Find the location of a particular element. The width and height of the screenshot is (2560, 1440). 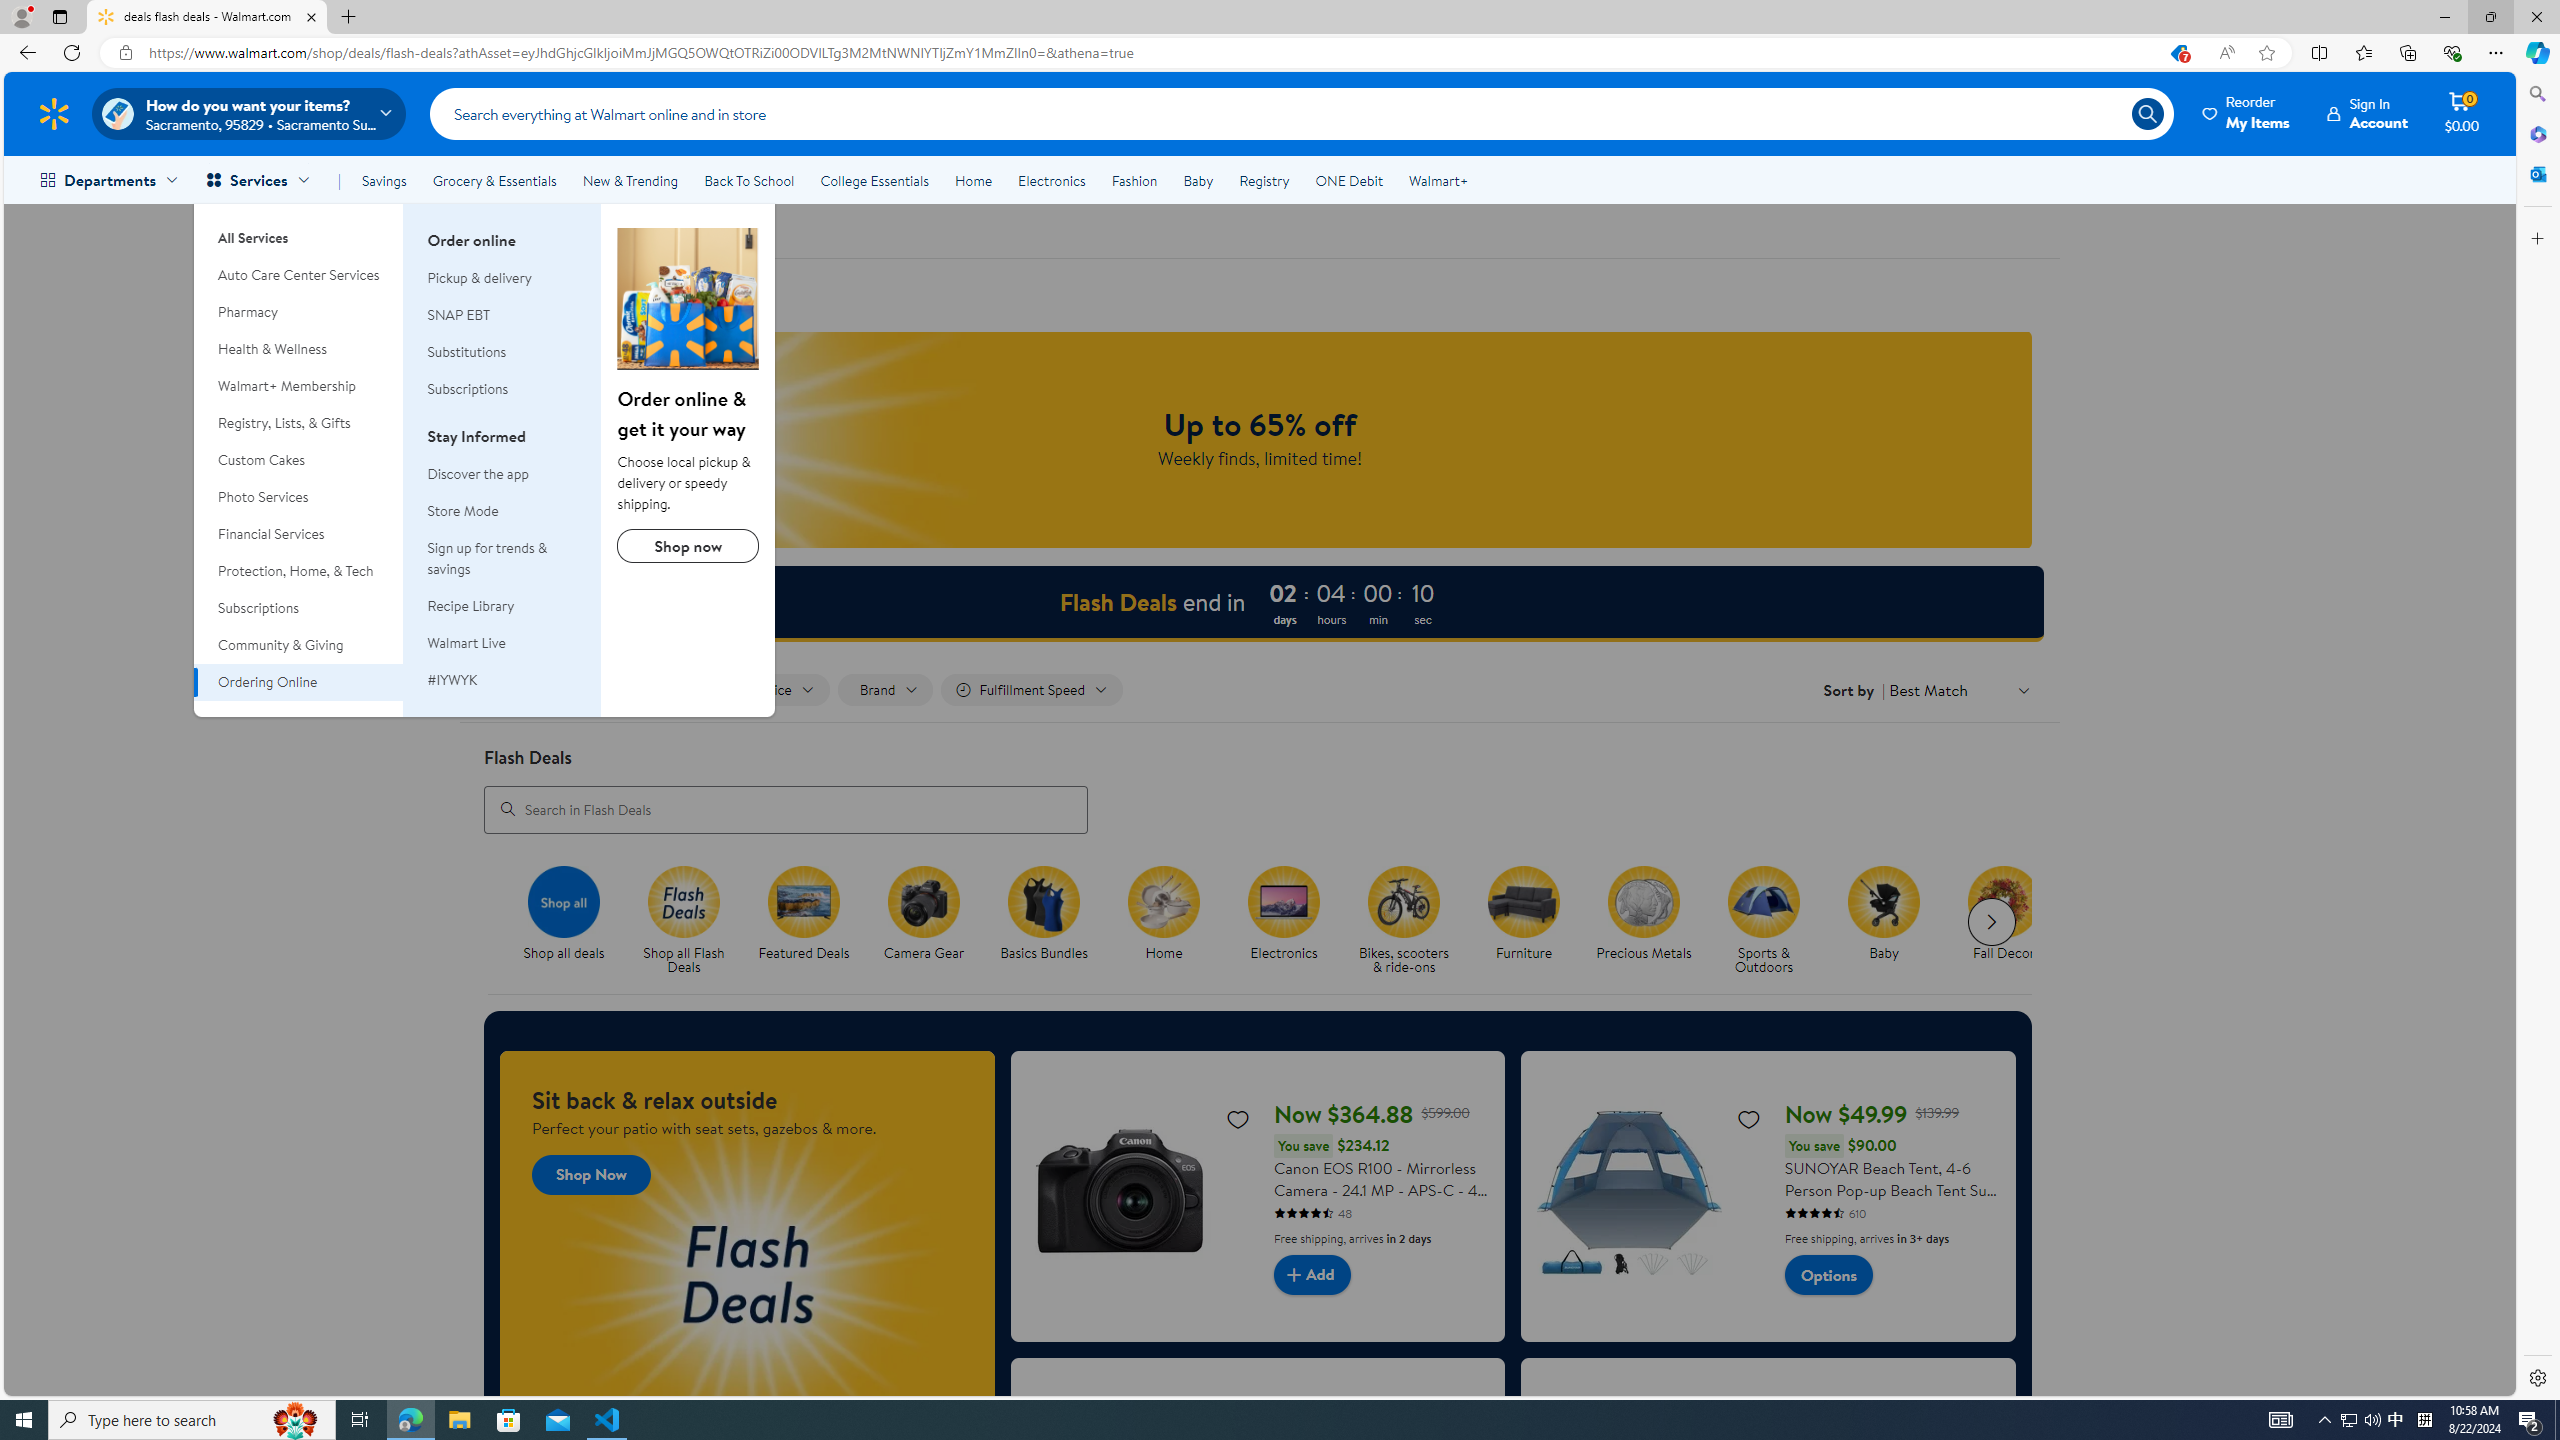

'Bikes, scooters & ride-ons Bikes, scooters & ride-ons' is located at coordinates (1403, 920).